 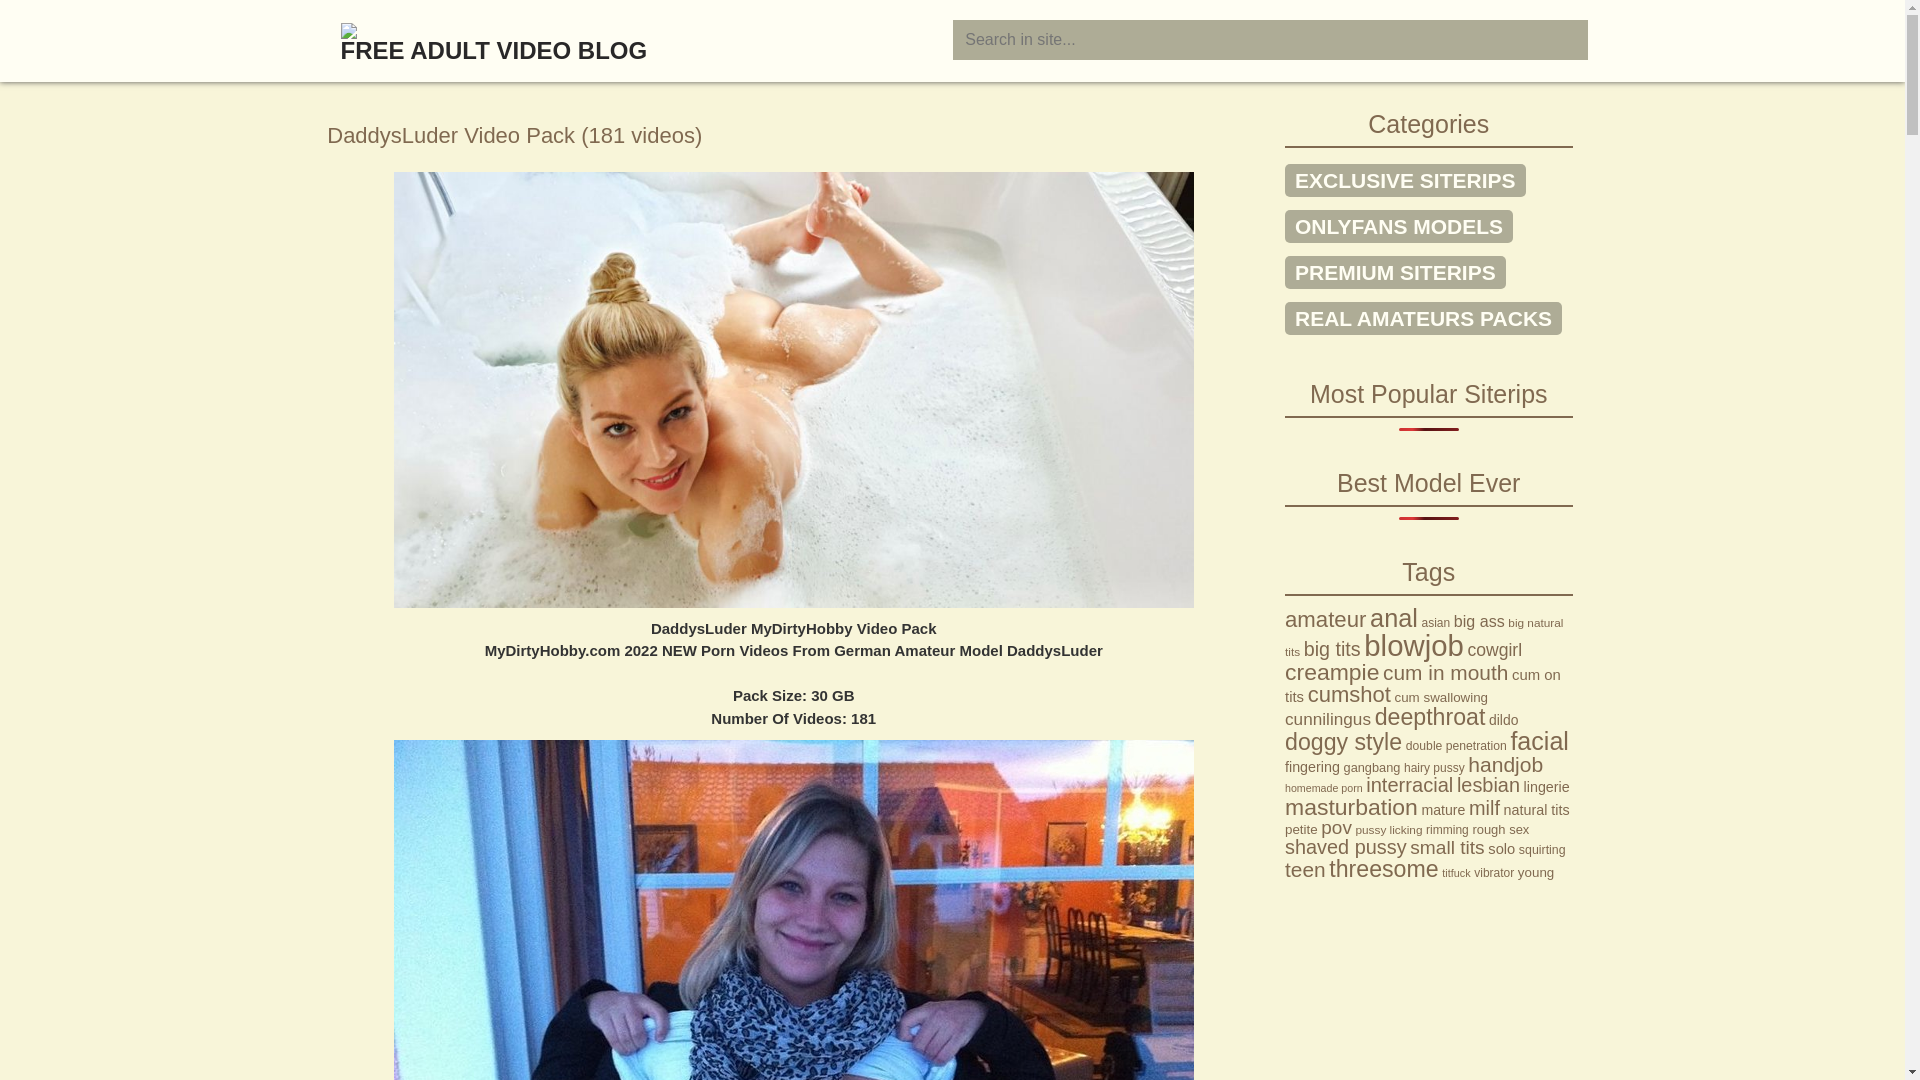 I want to click on 'shaved pussy', so click(x=1345, y=847).